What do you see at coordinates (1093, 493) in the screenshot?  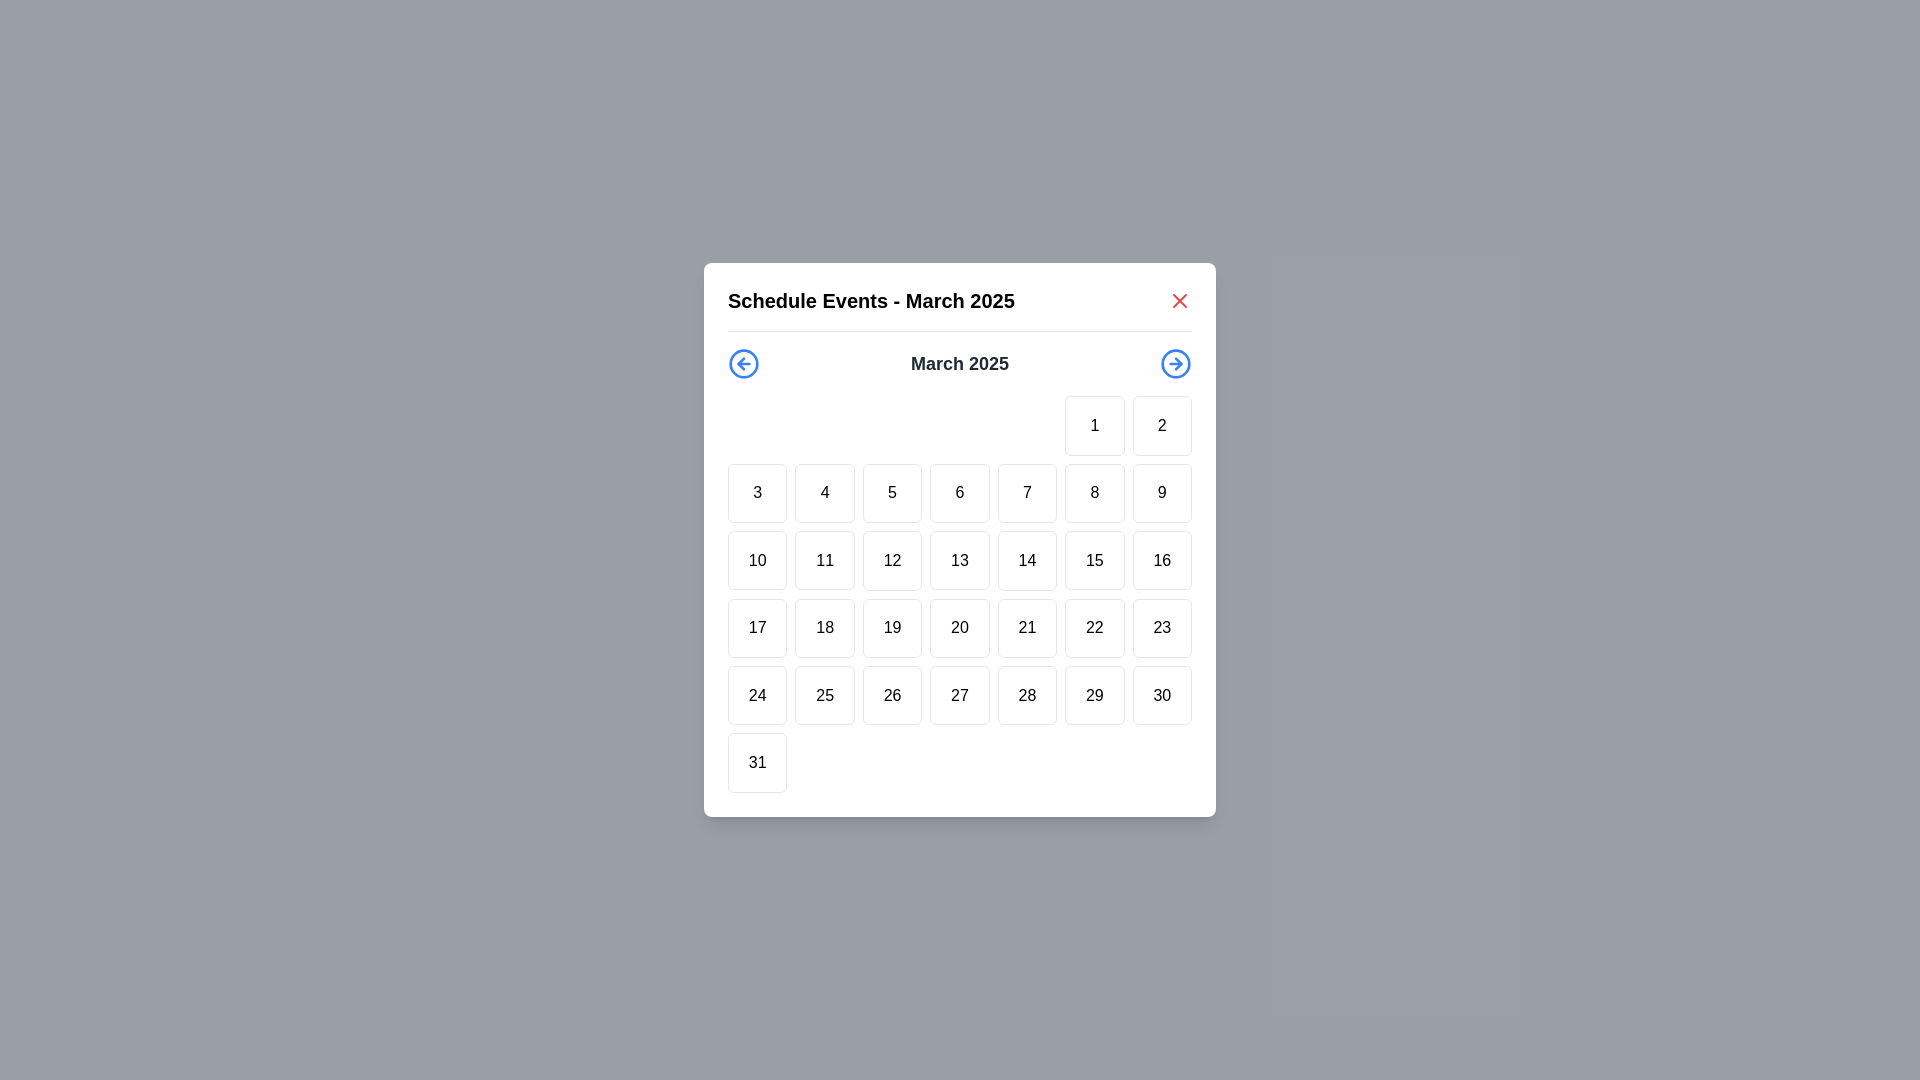 I see `the square-shaped button with the number '8' centered inside, located in the second row and sixth column of the calendar grid in the 'Schedule Events - March 2025' dialog box` at bounding box center [1093, 493].